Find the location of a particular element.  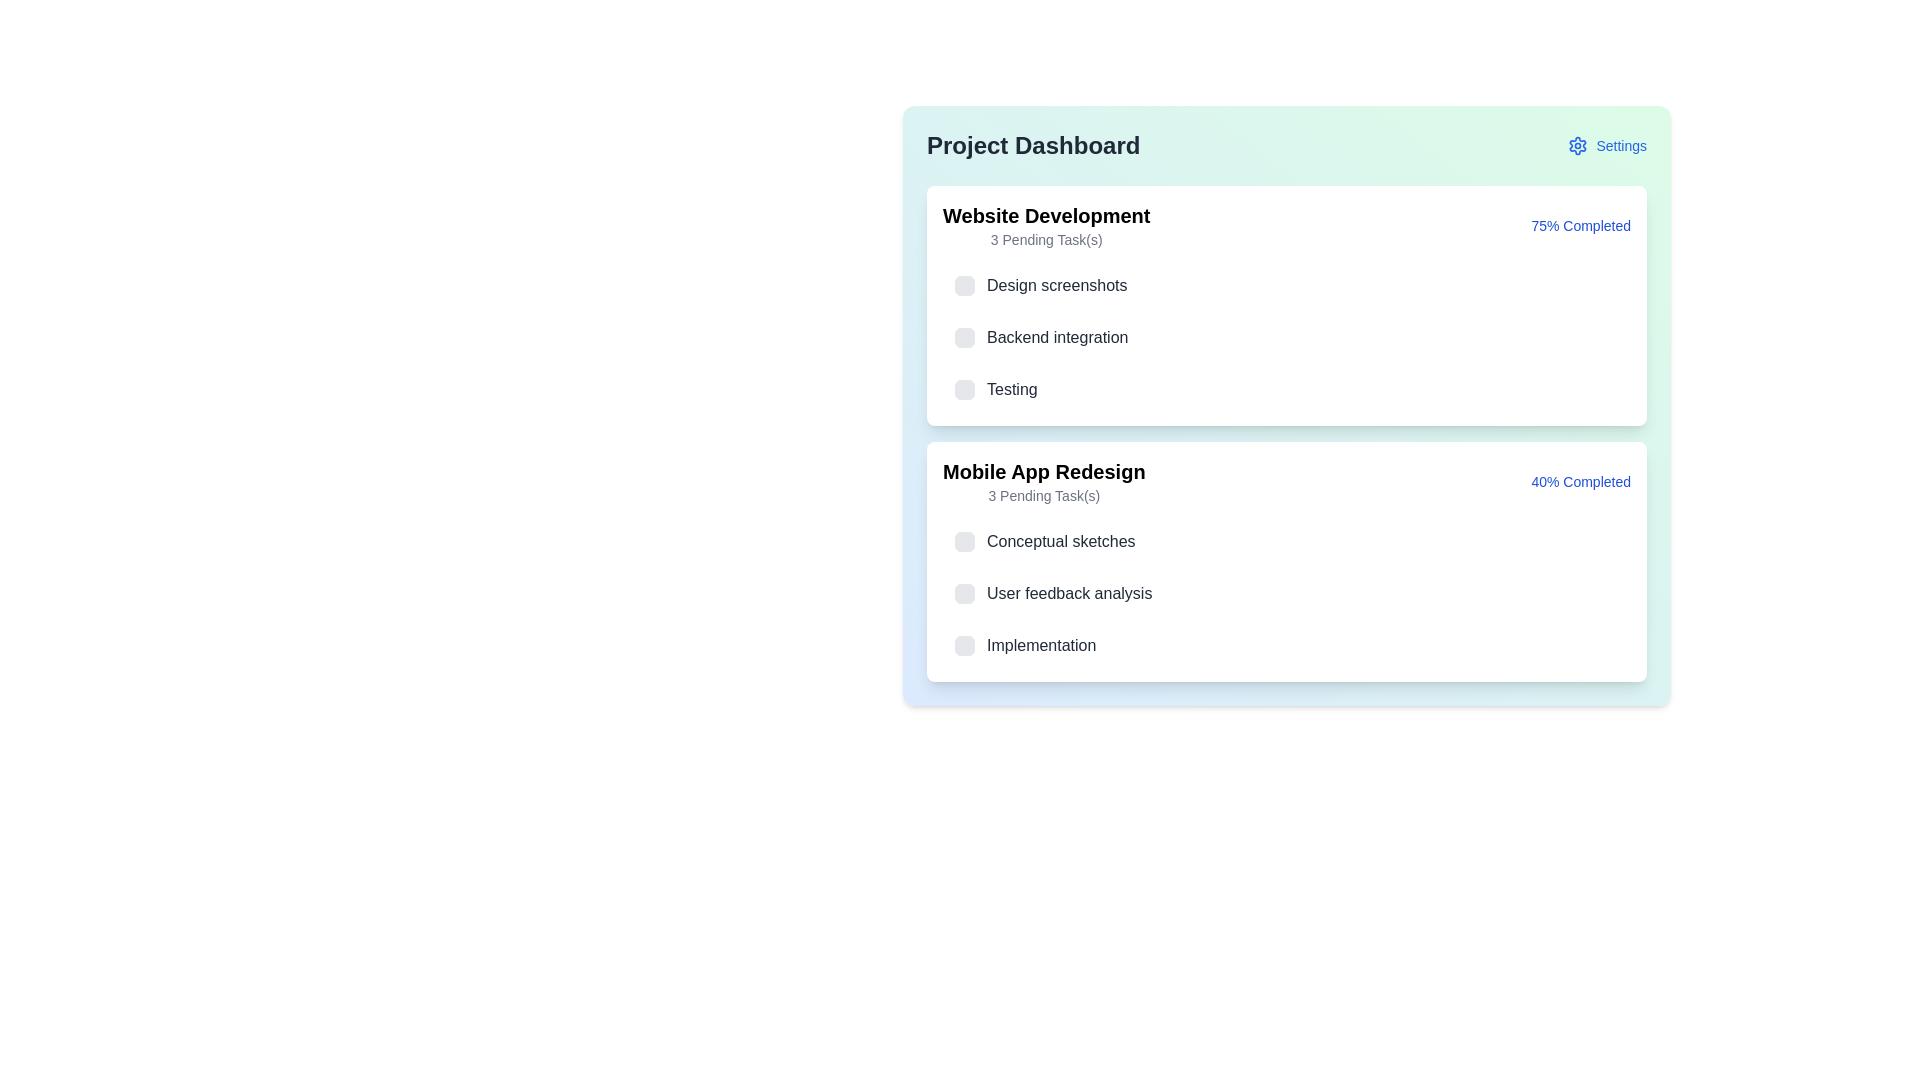

the small square checkbox with rounded corners and a light gray background located within the project task card for 'Mobile App Redesign' is located at coordinates (964, 542).